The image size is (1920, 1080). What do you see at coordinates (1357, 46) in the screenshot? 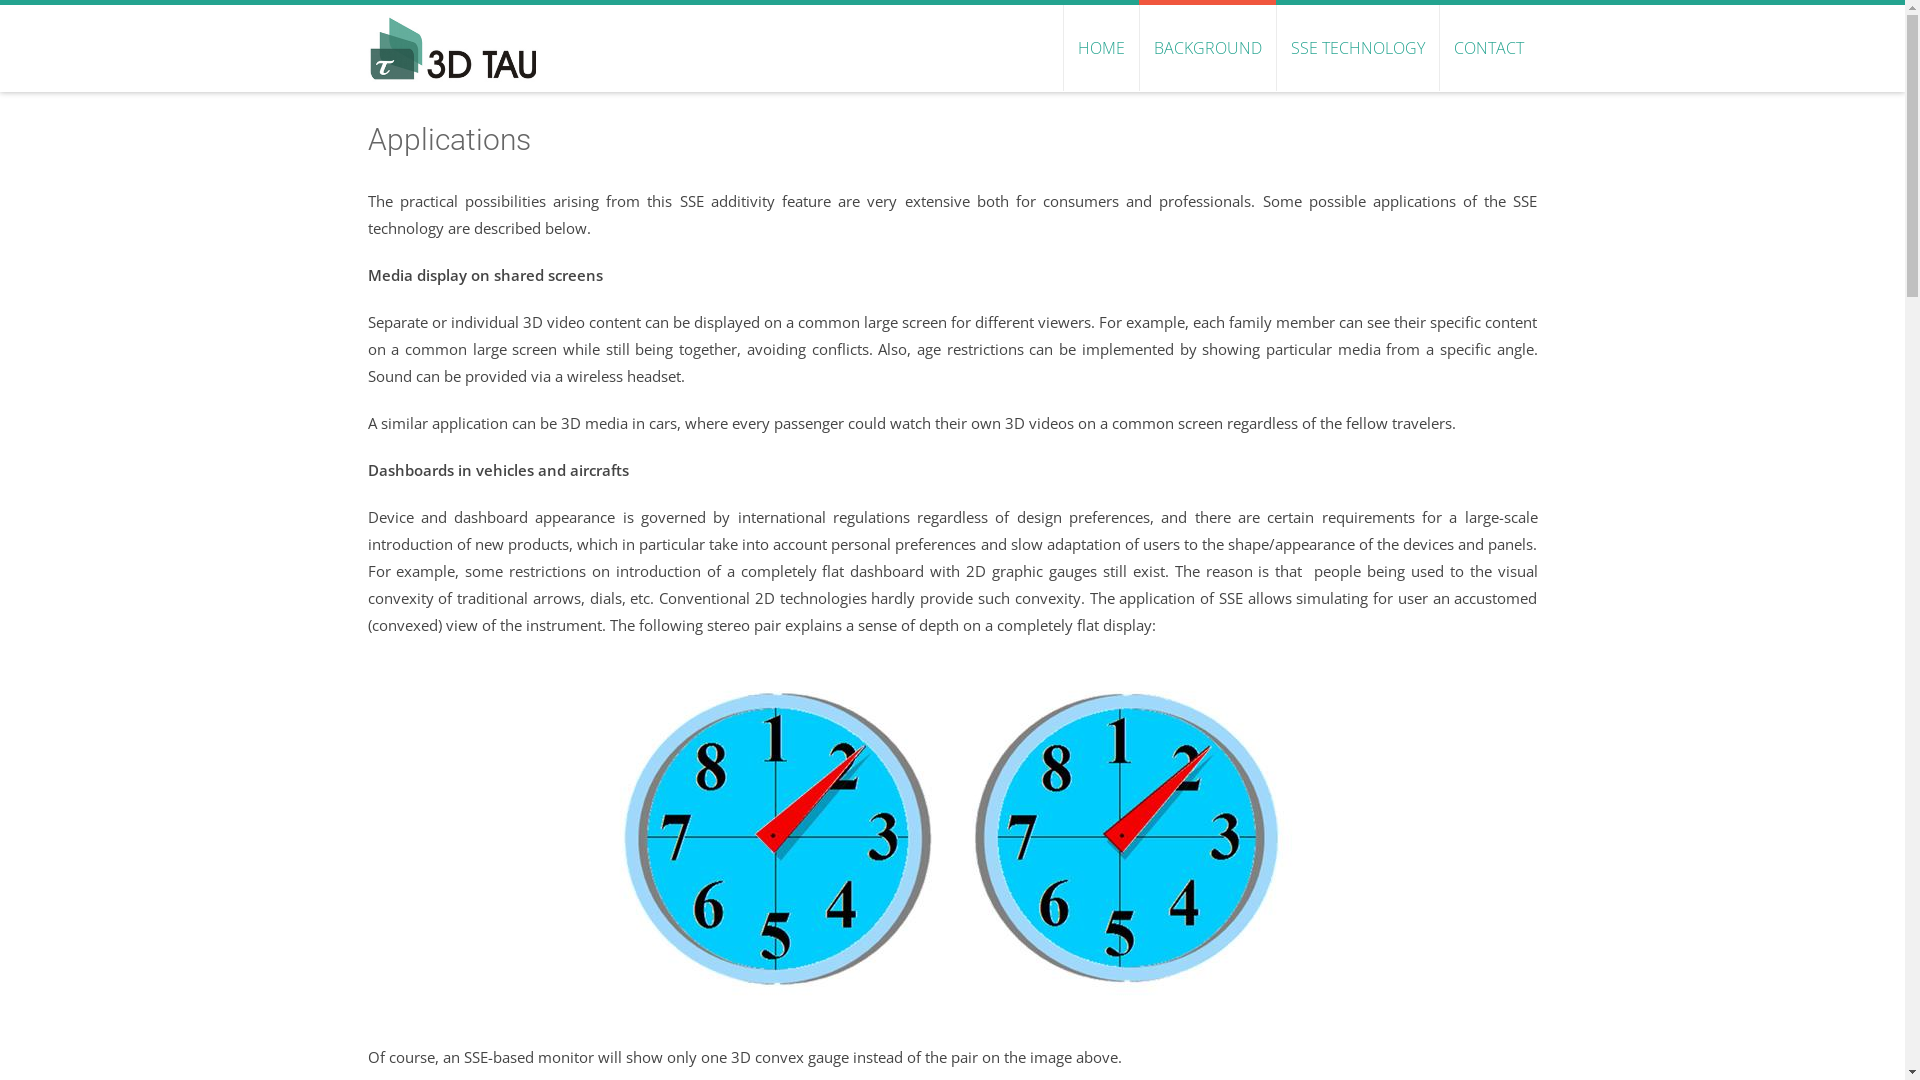
I see `'SSE TECHNOLOGY'` at bounding box center [1357, 46].